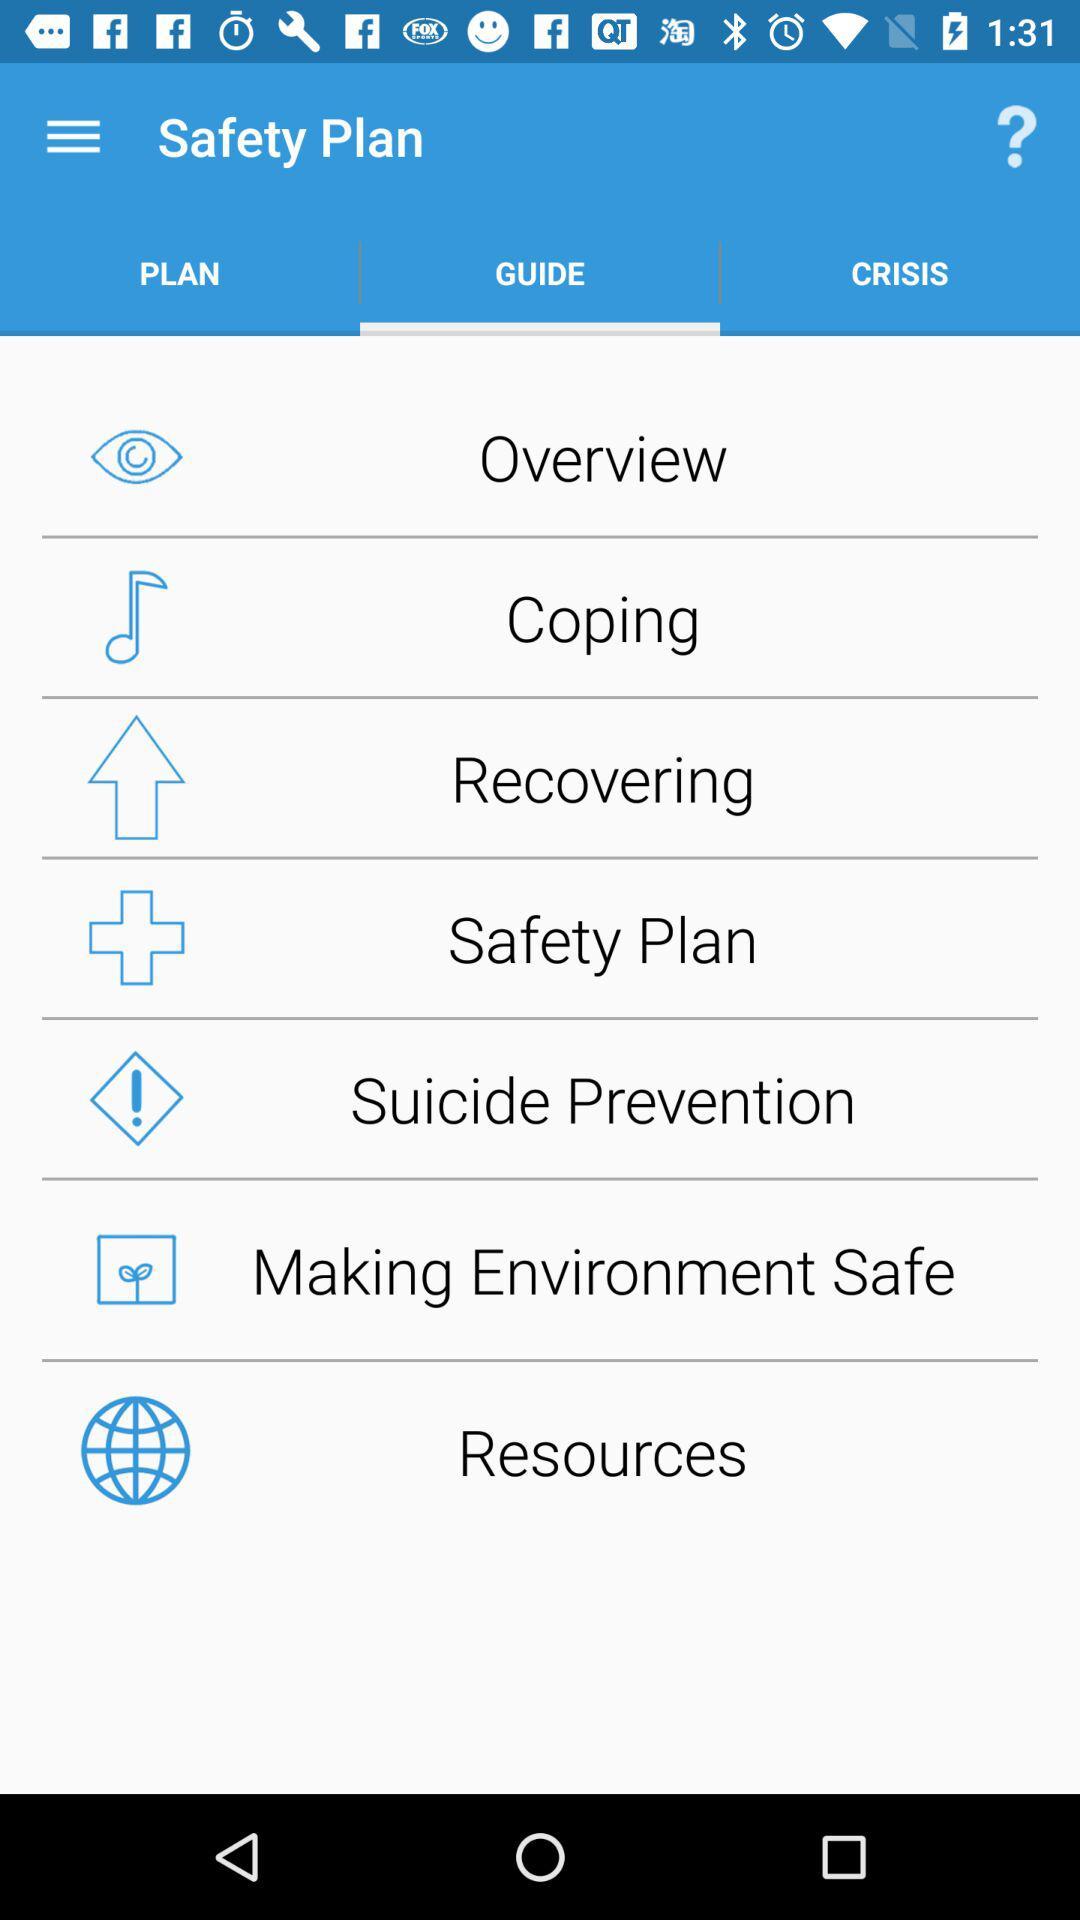  Describe the element at coordinates (540, 272) in the screenshot. I see `item to the right of the plan` at that location.